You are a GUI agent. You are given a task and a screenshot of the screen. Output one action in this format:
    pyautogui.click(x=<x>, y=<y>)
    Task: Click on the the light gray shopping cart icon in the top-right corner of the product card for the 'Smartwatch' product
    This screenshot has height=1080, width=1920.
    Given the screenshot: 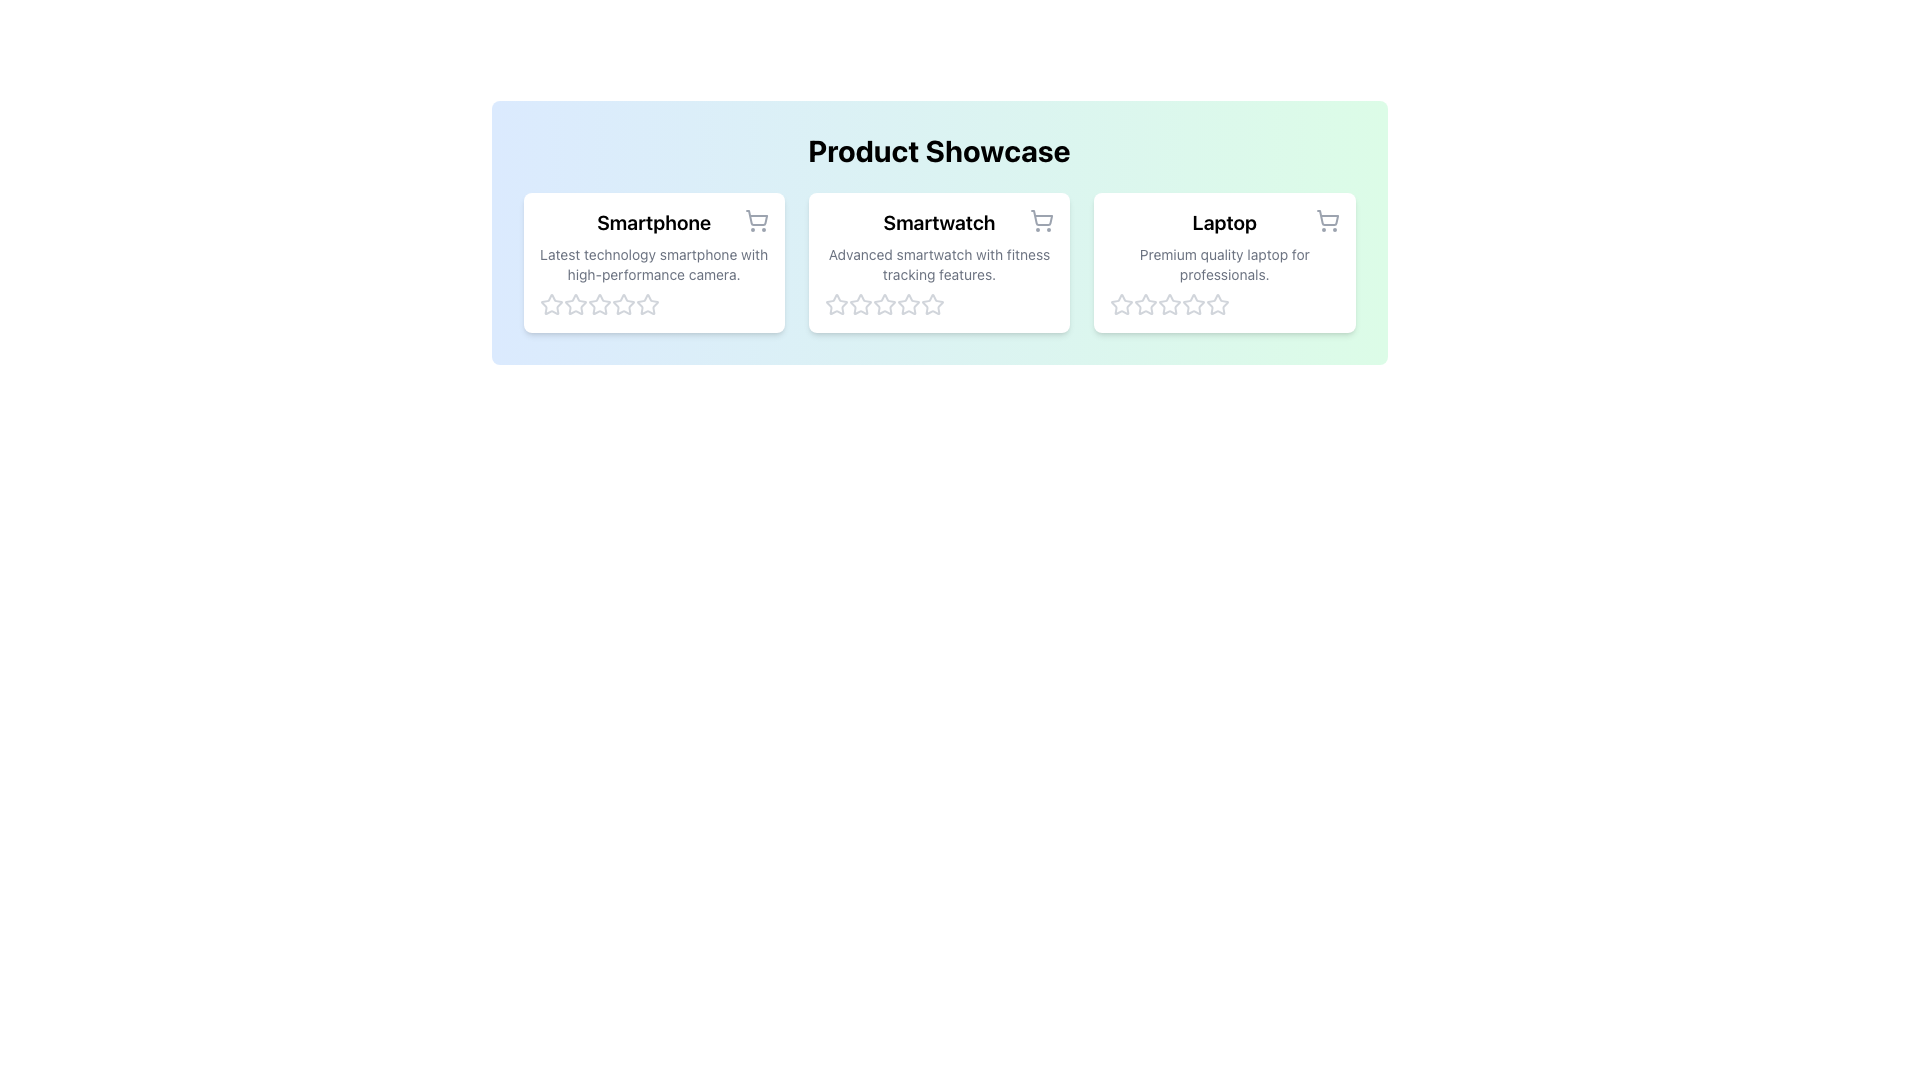 What is the action you would take?
    pyautogui.click(x=1041, y=220)
    